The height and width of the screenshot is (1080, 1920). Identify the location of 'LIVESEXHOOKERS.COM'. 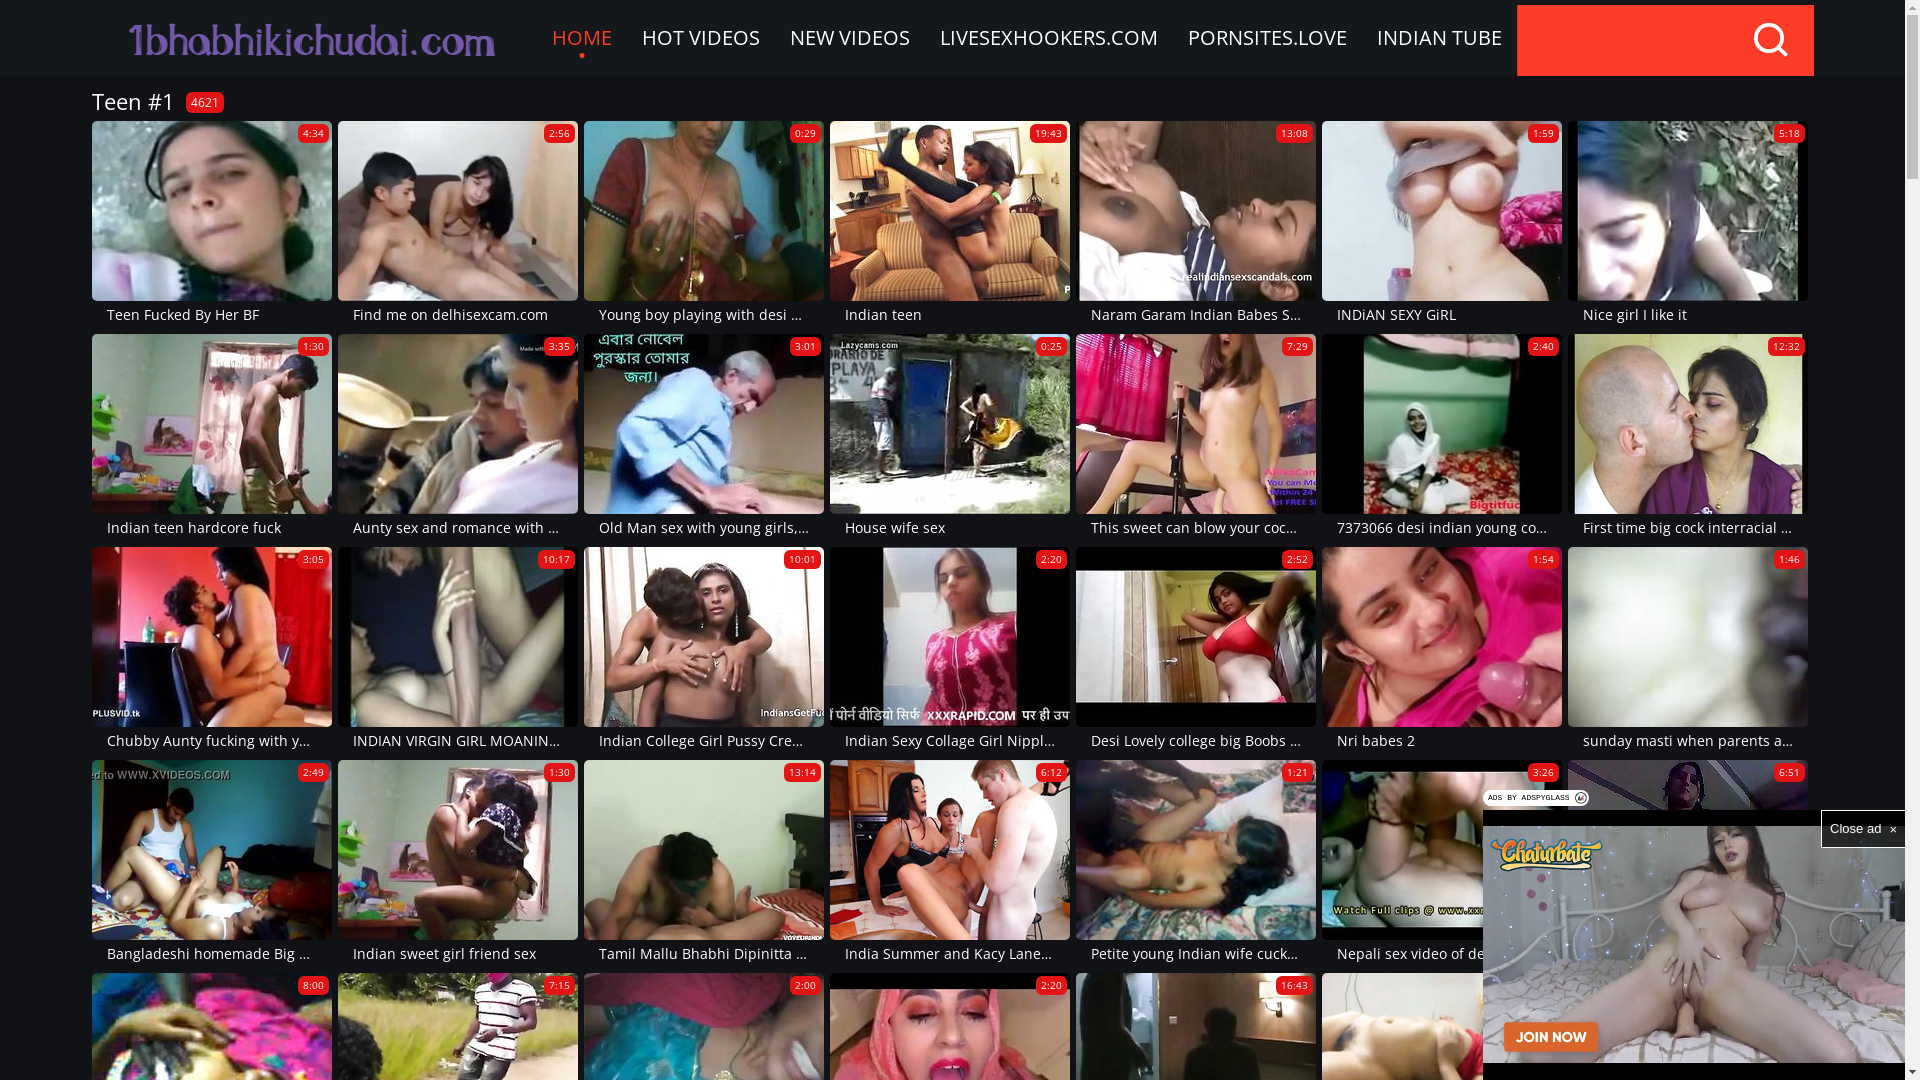
(1046, 38).